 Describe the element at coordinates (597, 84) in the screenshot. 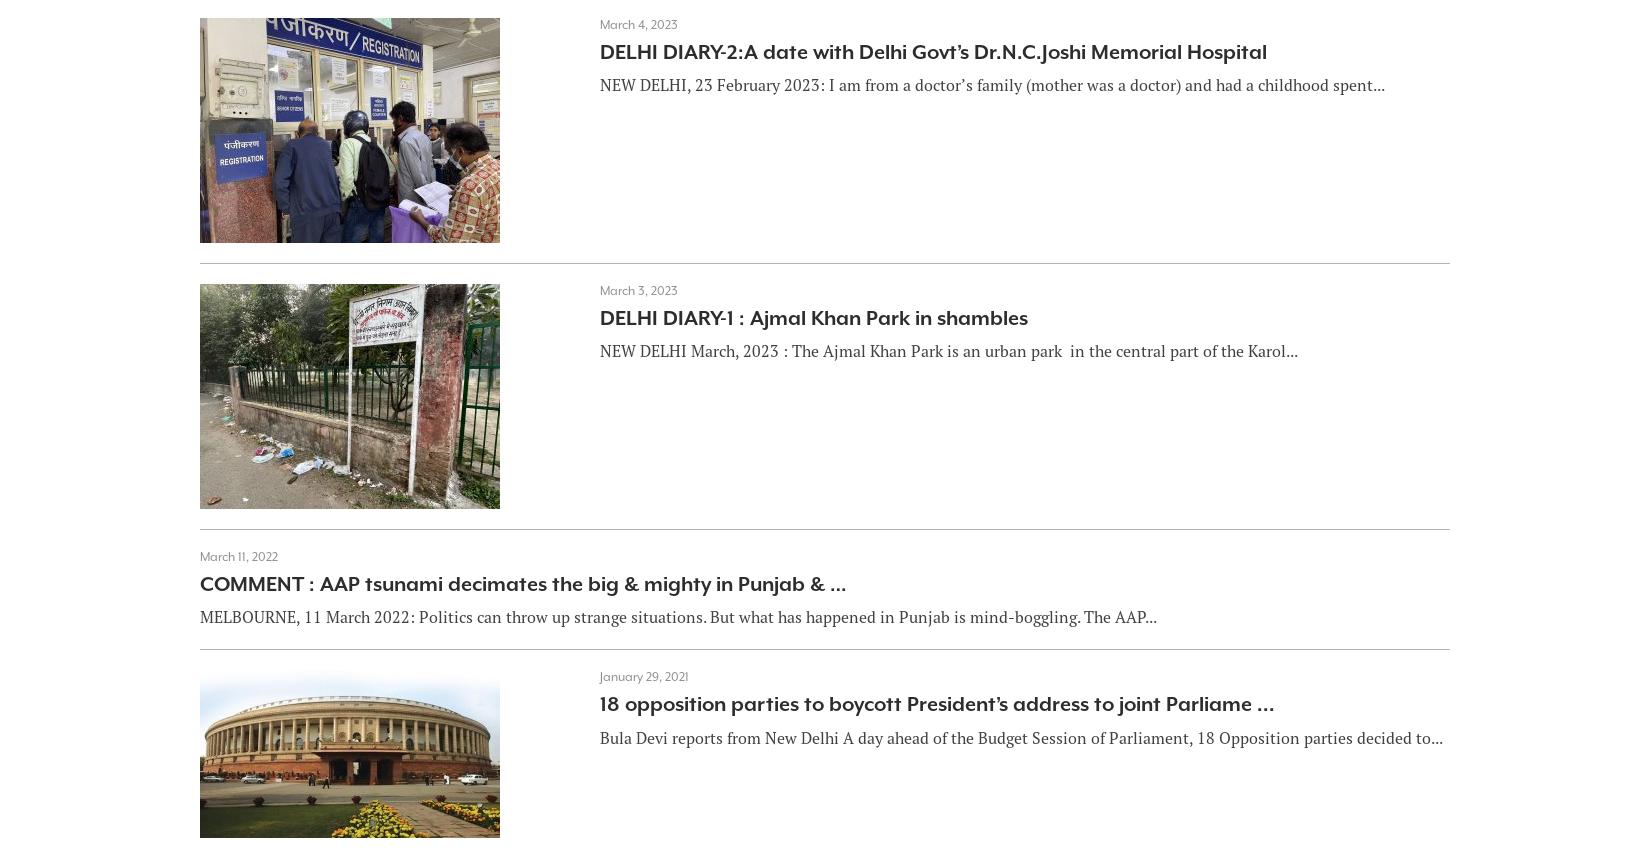

I see `'NEW DELHI, 23 February 2023: I am from a doctor’s family (mother was a doctor) and had a childhood spent...'` at that location.